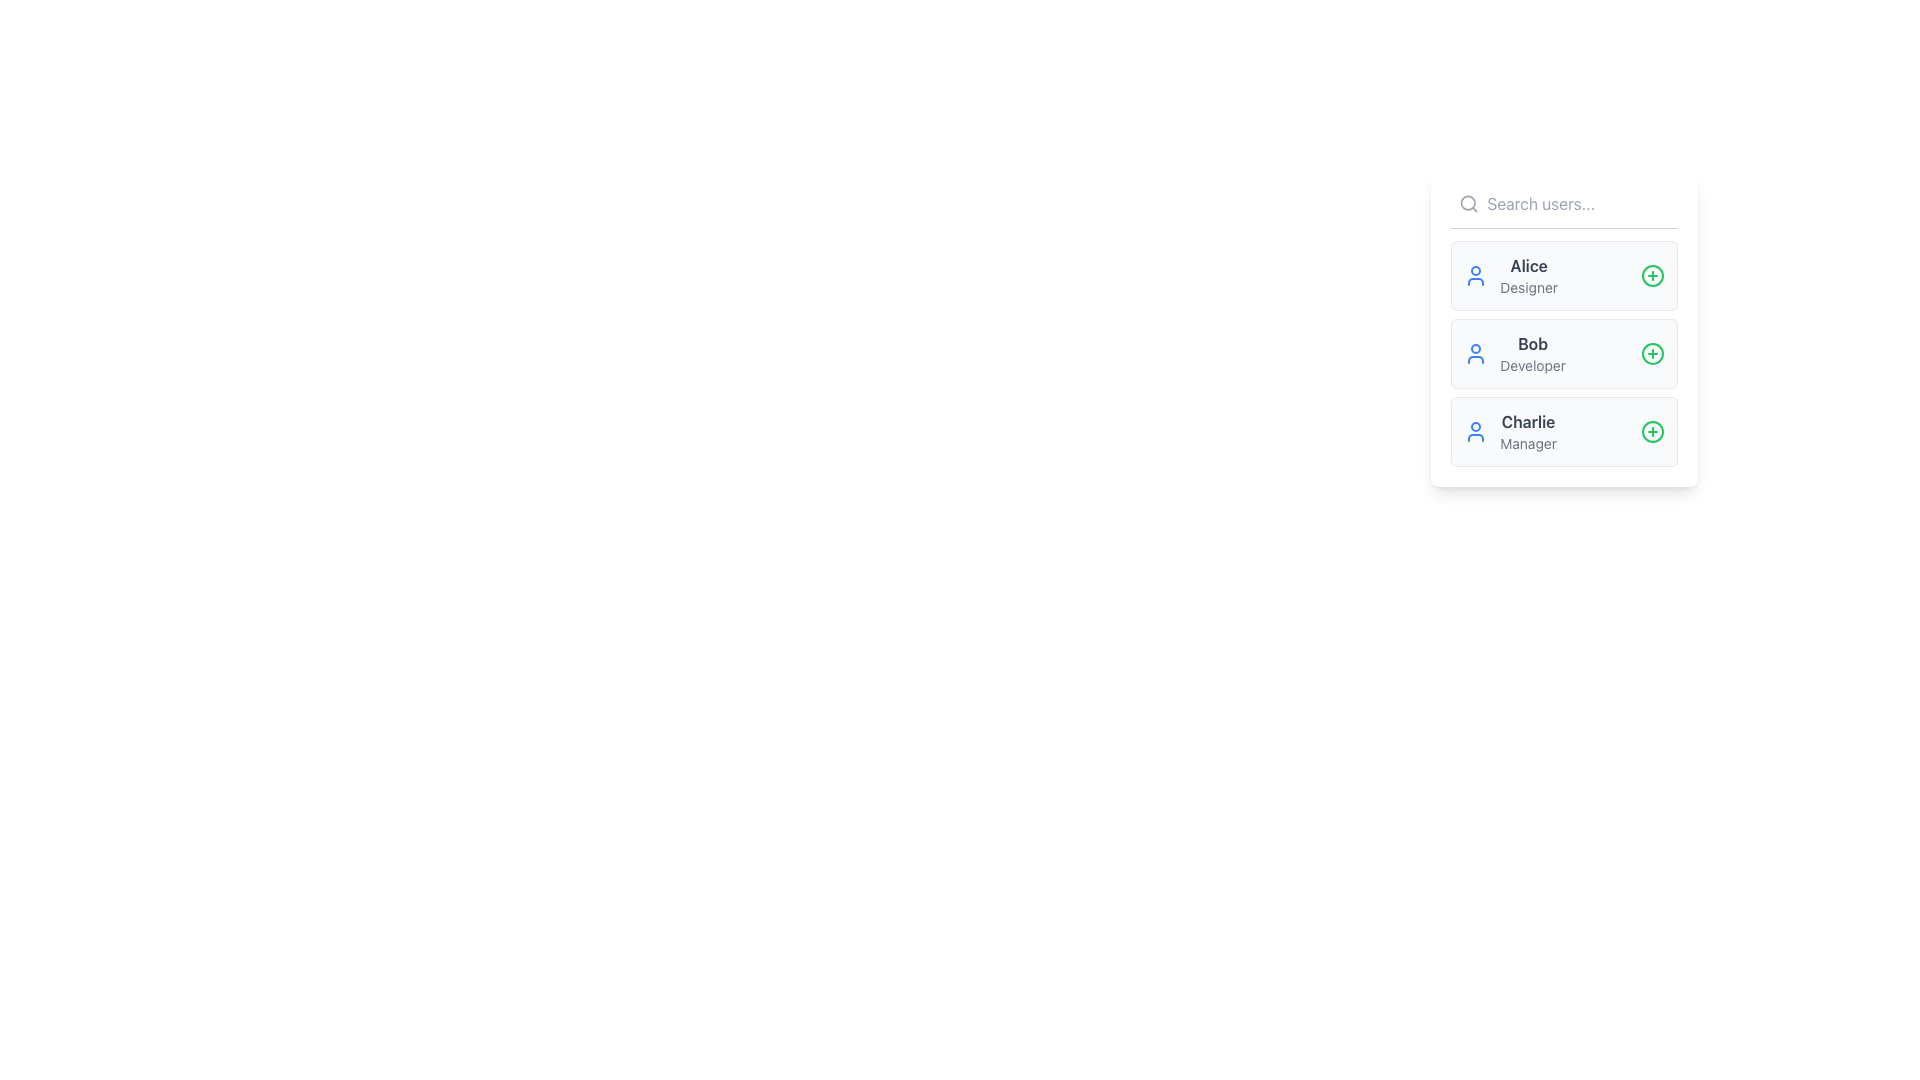 This screenshot has height=1080, width=1920. What do you see at coordinates (1652, 353) in the screenshot?
I see `the add/invite button/icon located to the right of the text 'Bob', which represents inviting user 'Bob' to a team or project` at bounding box center [1652, 353].